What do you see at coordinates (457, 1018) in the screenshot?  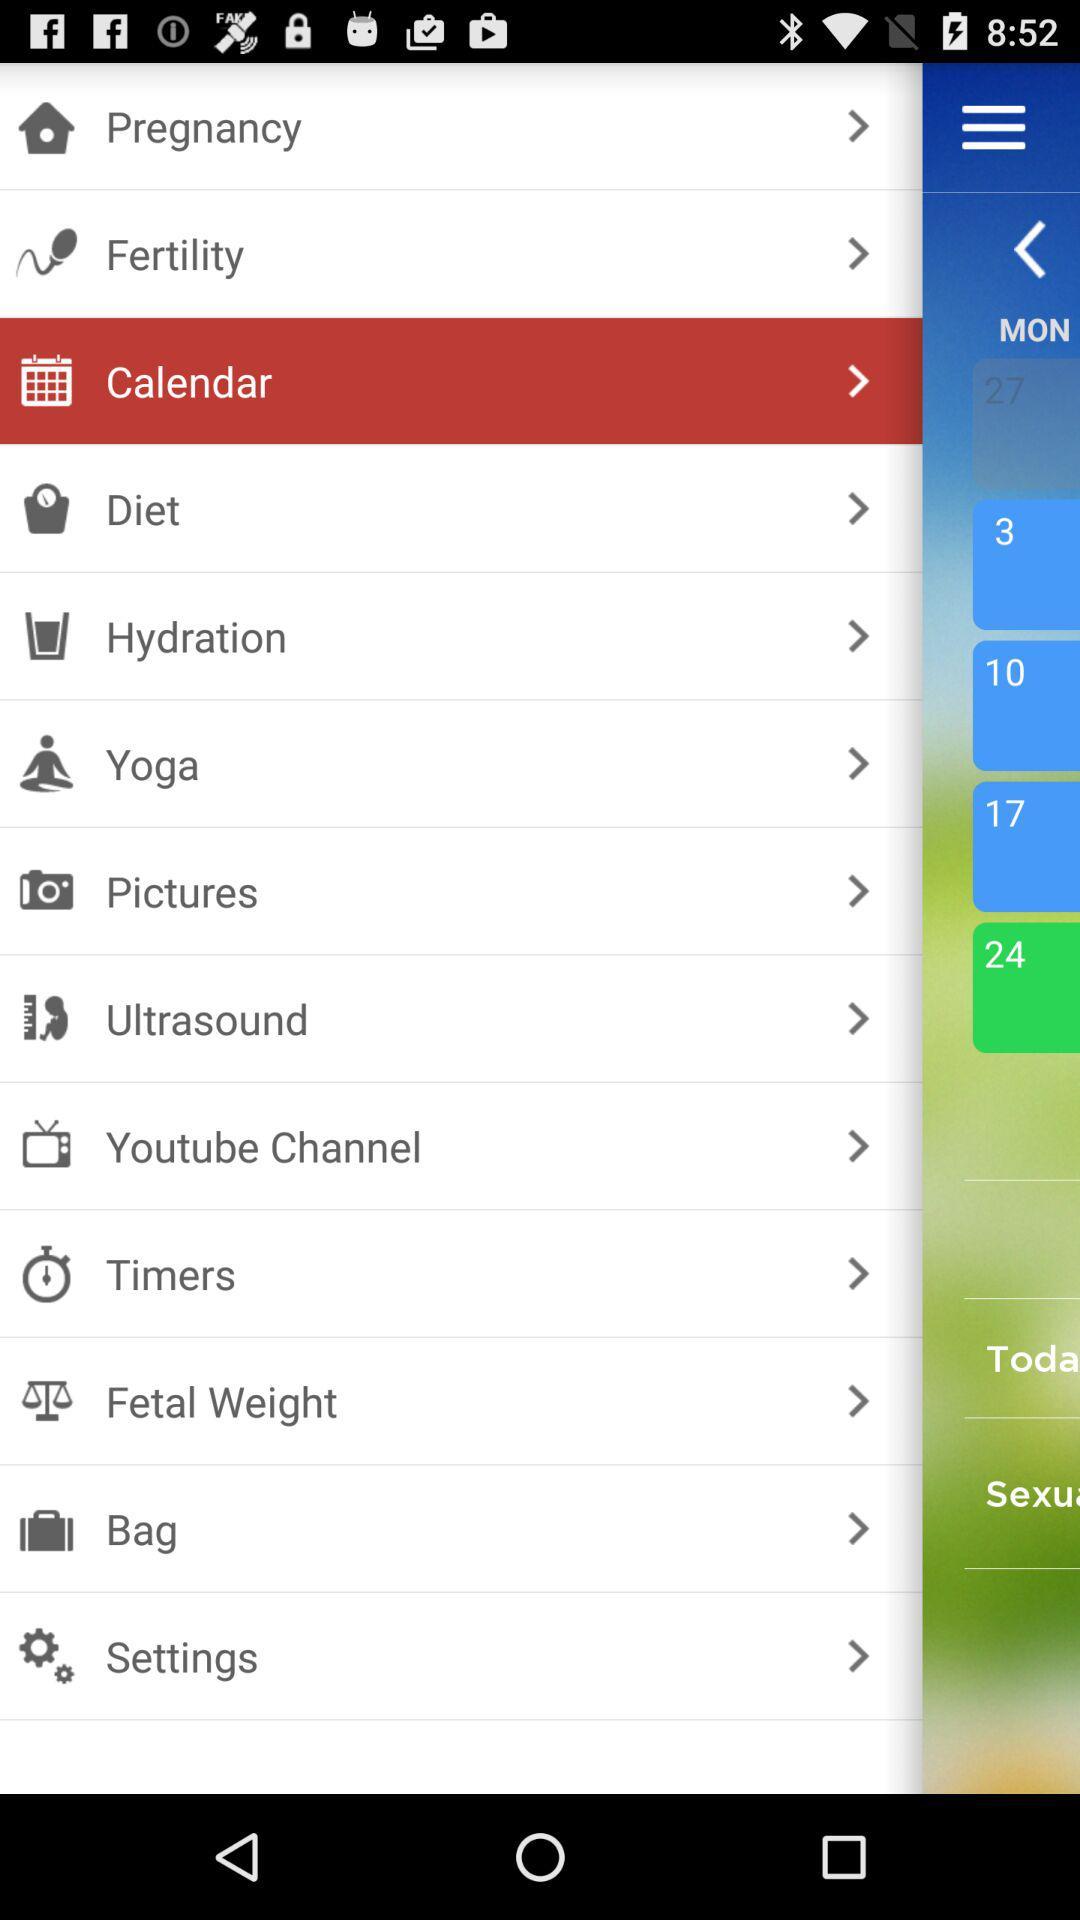 I see `icon below pictures checkbox` at bounding box center [457, 1018].